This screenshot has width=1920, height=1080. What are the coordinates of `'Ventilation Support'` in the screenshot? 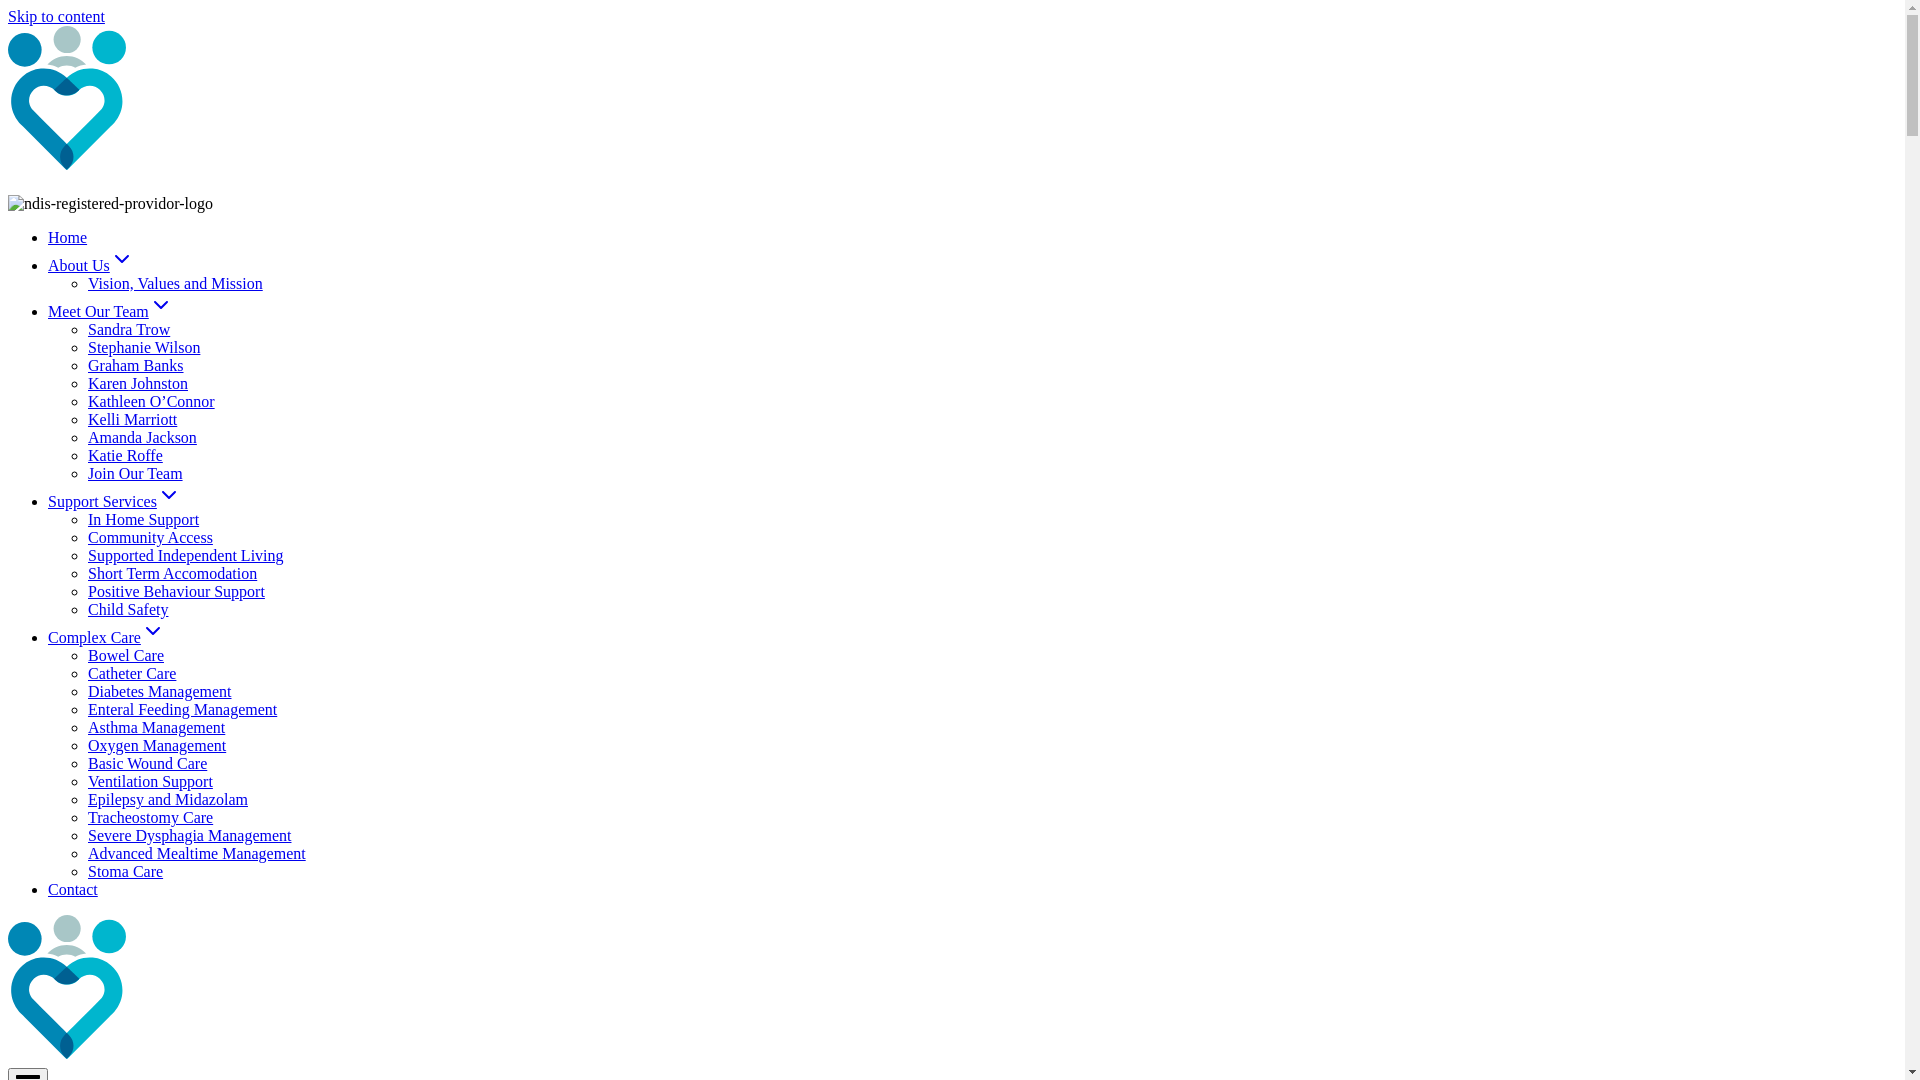 It's located at (149, 780).